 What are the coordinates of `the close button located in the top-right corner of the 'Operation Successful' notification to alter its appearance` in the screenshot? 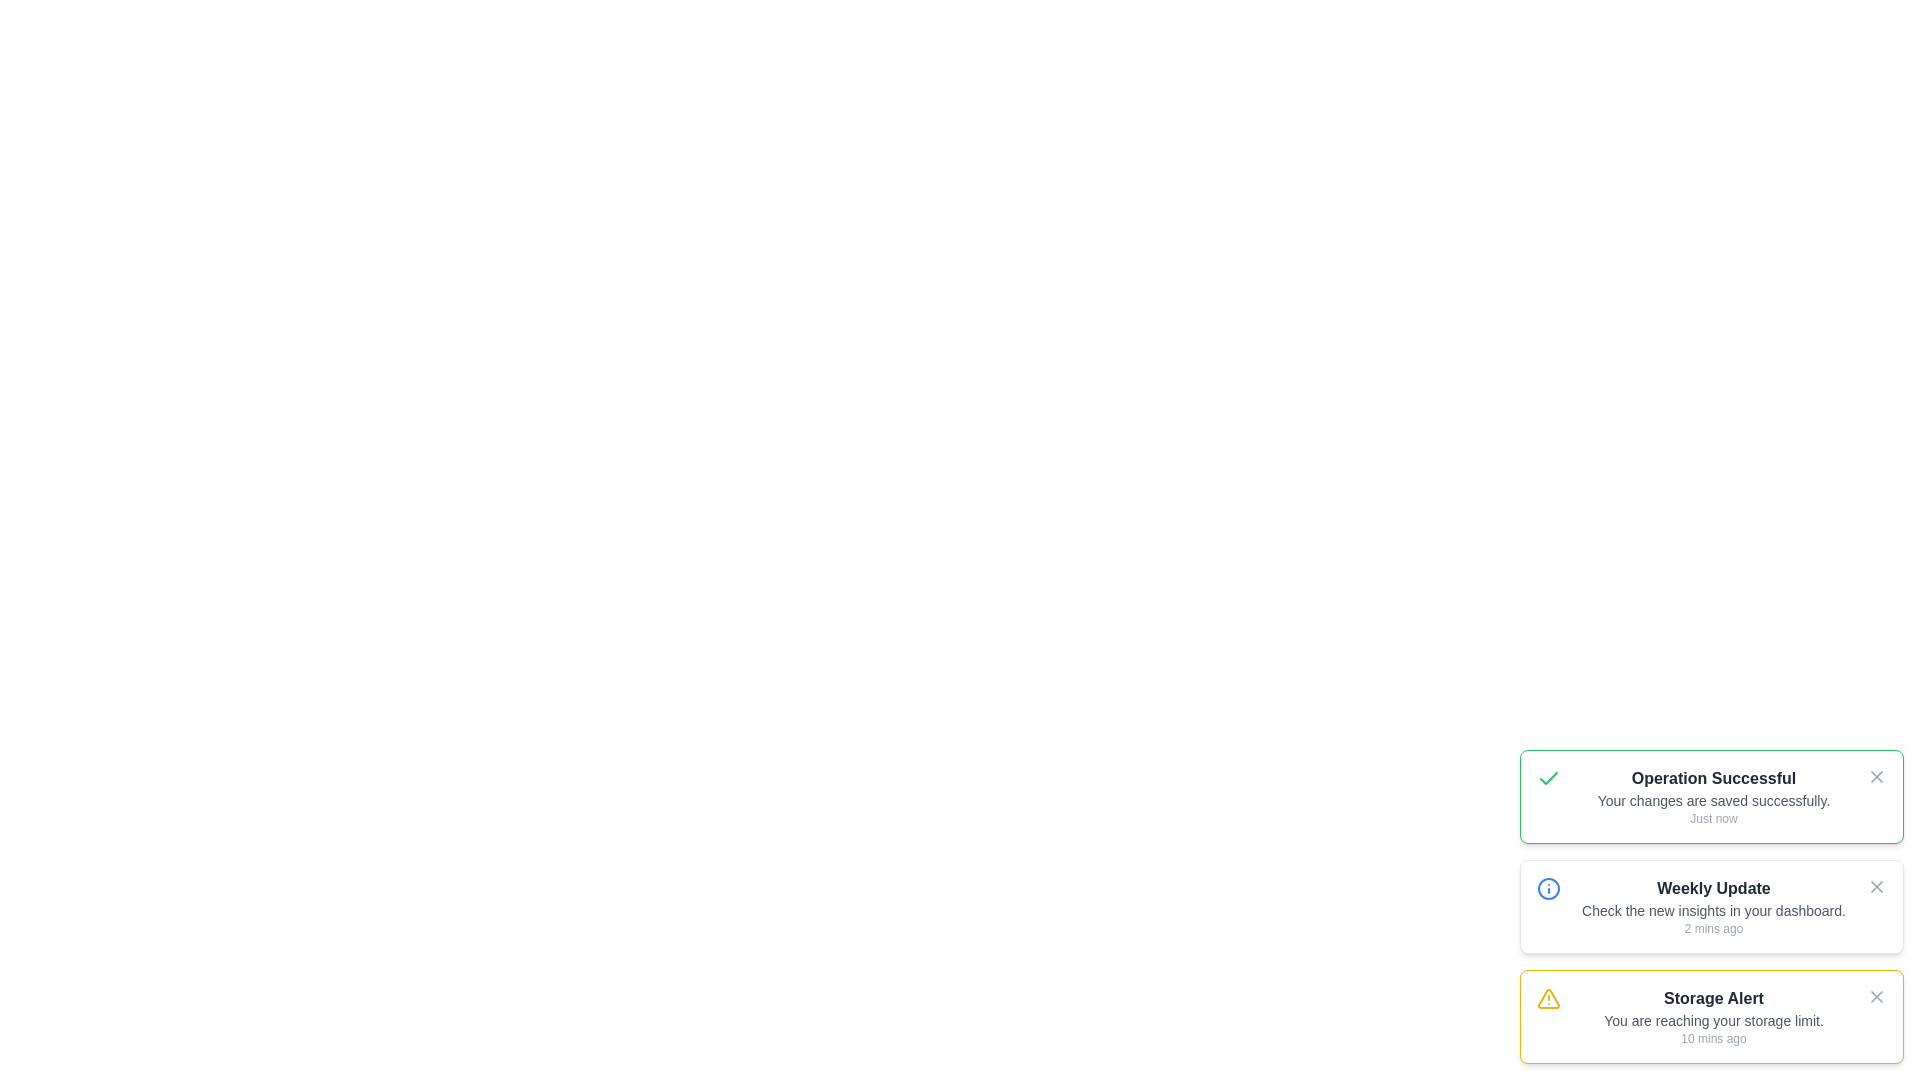 It's located at (1875, 775).